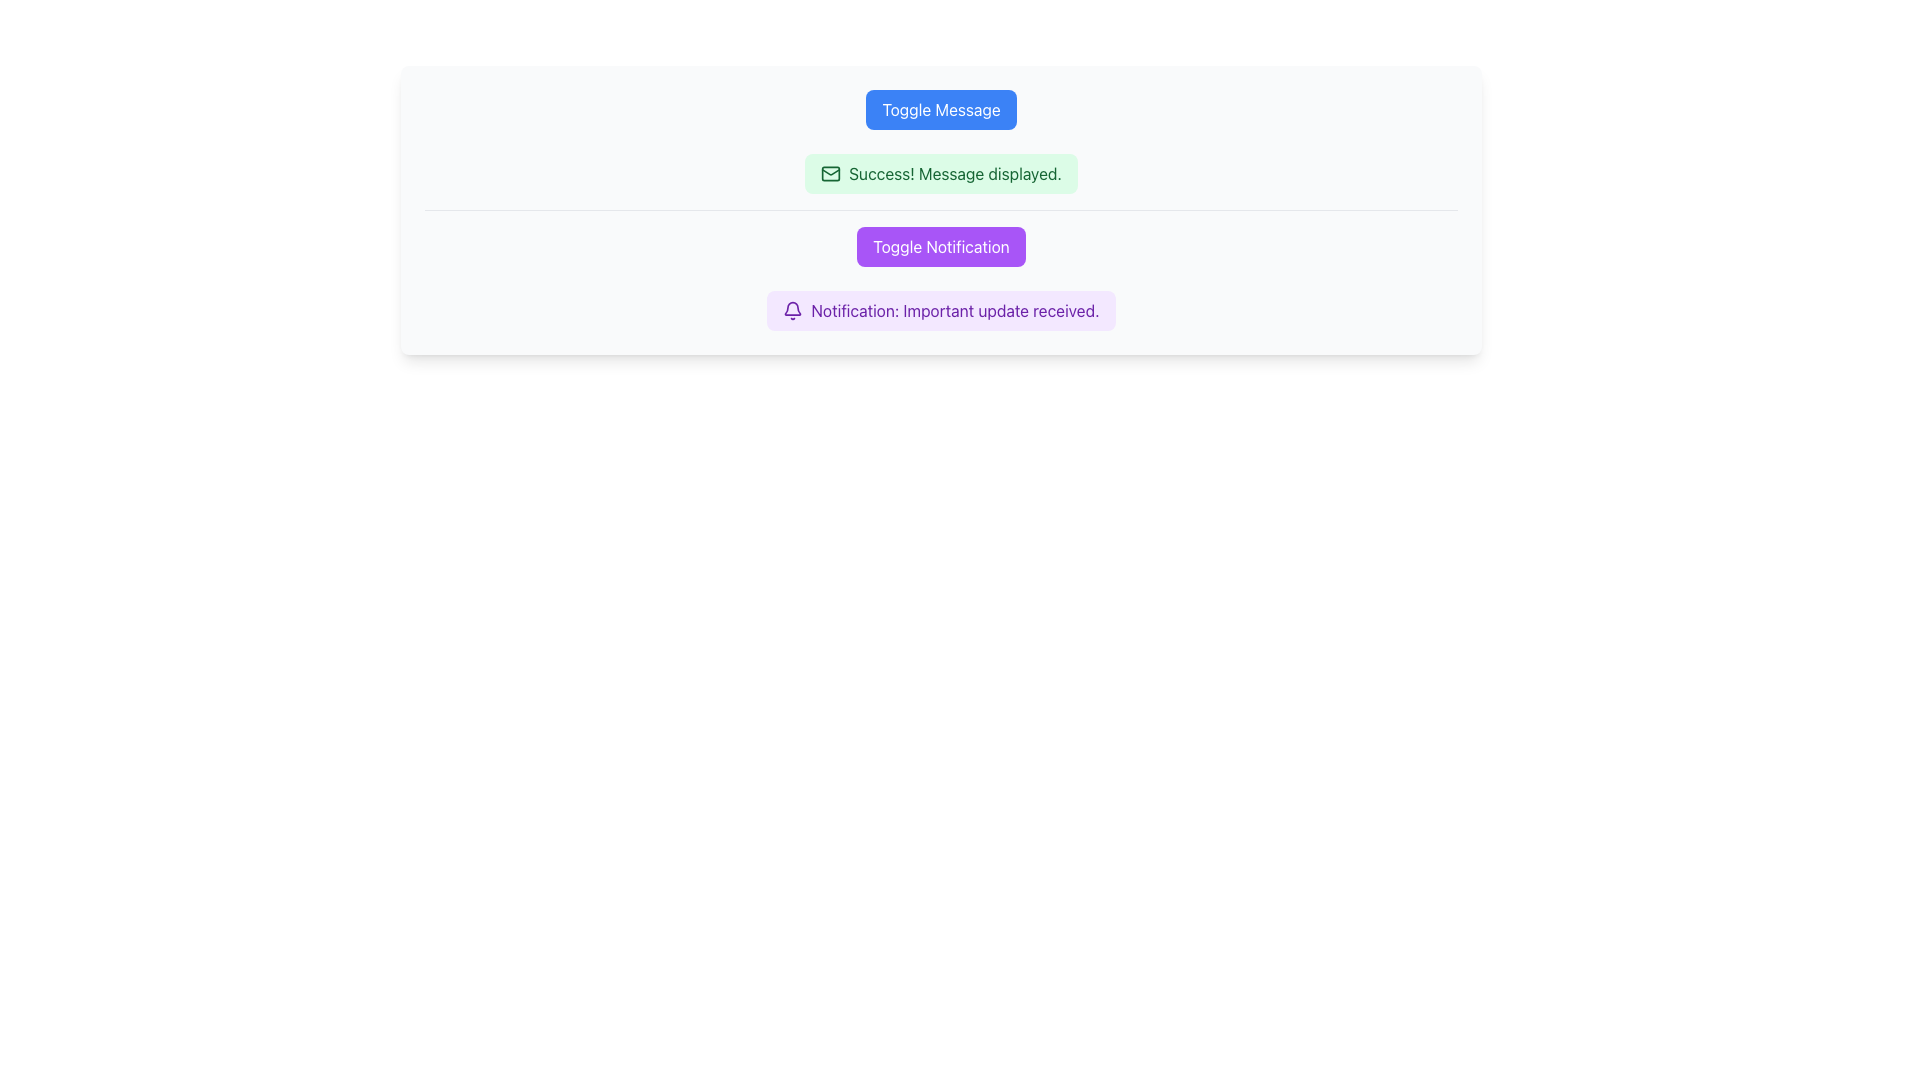 The height and width of the screenshot is (1080, 1920). What do you see at coordinates (792, 311) in the screenshot?
I see `the bell icon located at the leftmost part of the notification bar stating 'Notification: Important update received.'` at bounding box center [792, 311].